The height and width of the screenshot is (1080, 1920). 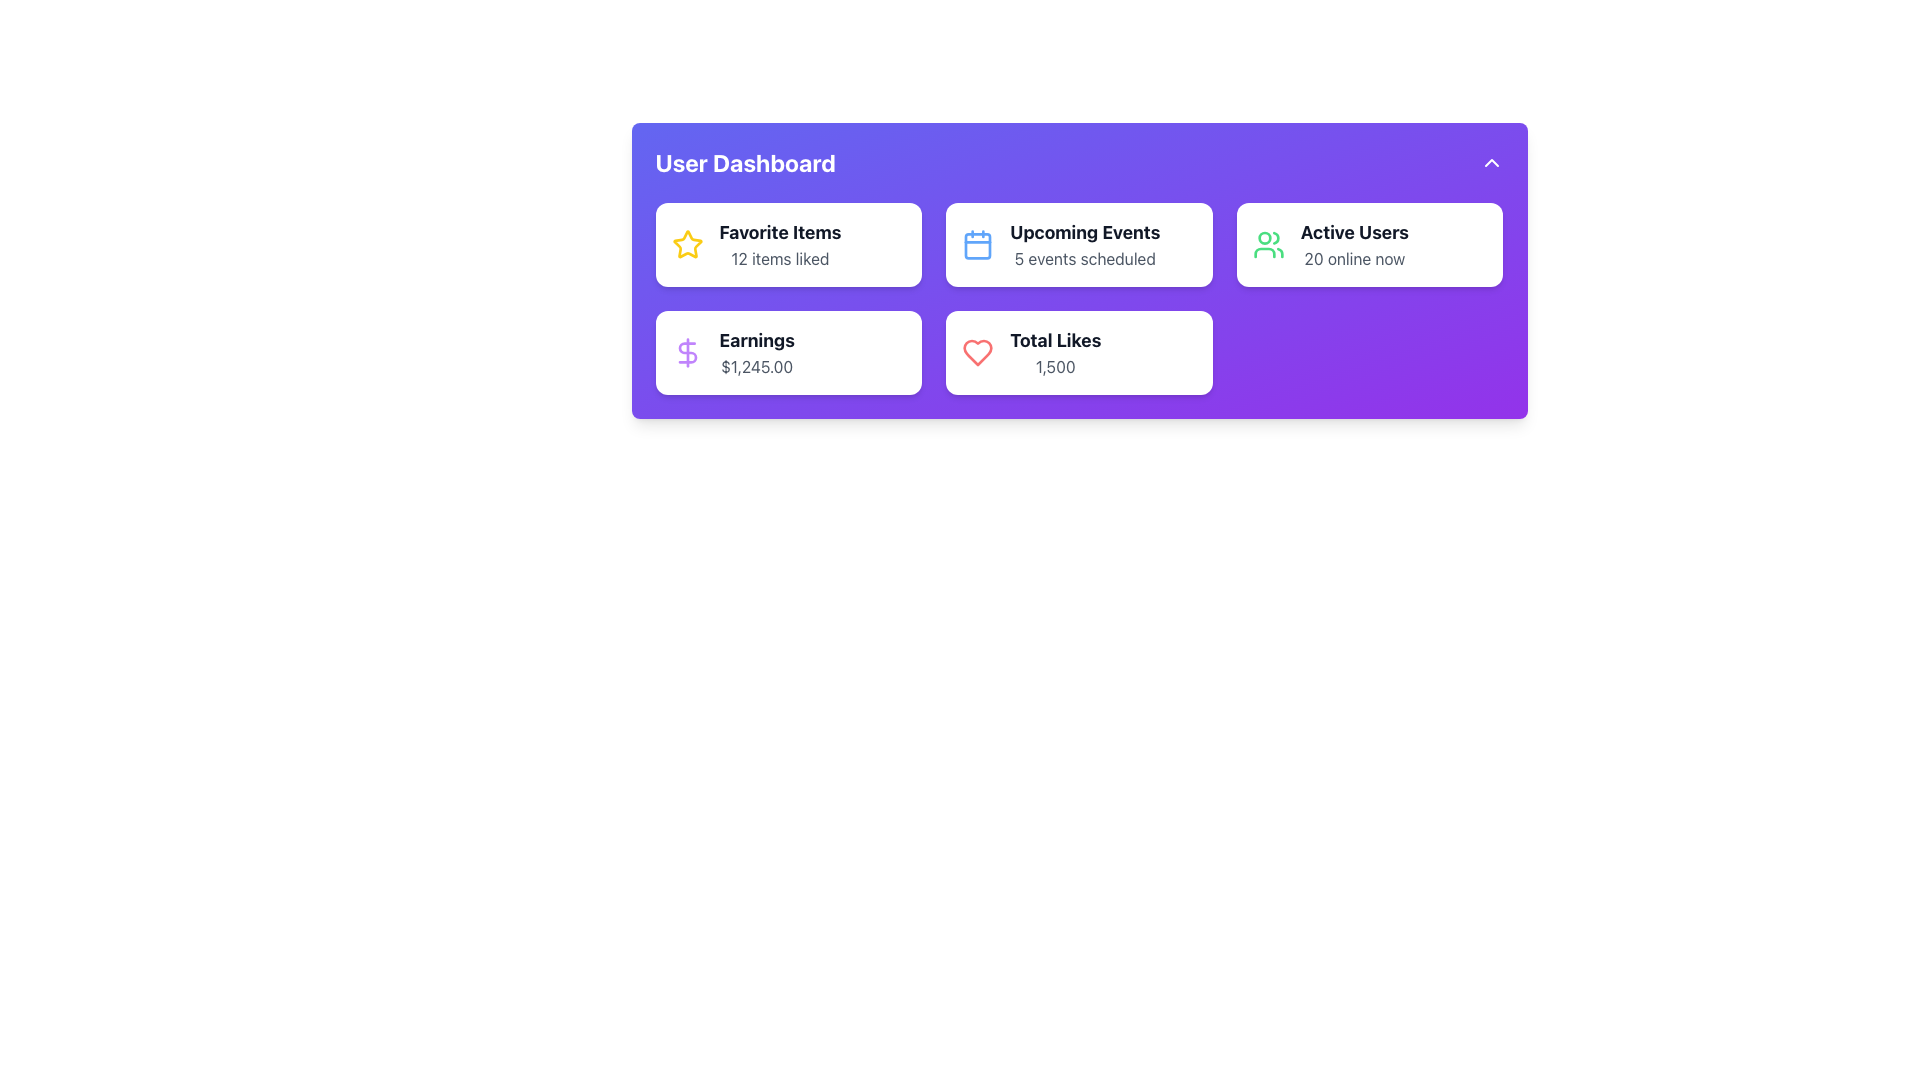 What do you see at coordinates (756, 352) in the screenshot?
I see `the text-based information display showing the earnings metric in the financial dashboard, located in the bottom-left corner of the dashboard card group, directly to the right of the purple dollar sign icon` at bounding box center [756, 352].